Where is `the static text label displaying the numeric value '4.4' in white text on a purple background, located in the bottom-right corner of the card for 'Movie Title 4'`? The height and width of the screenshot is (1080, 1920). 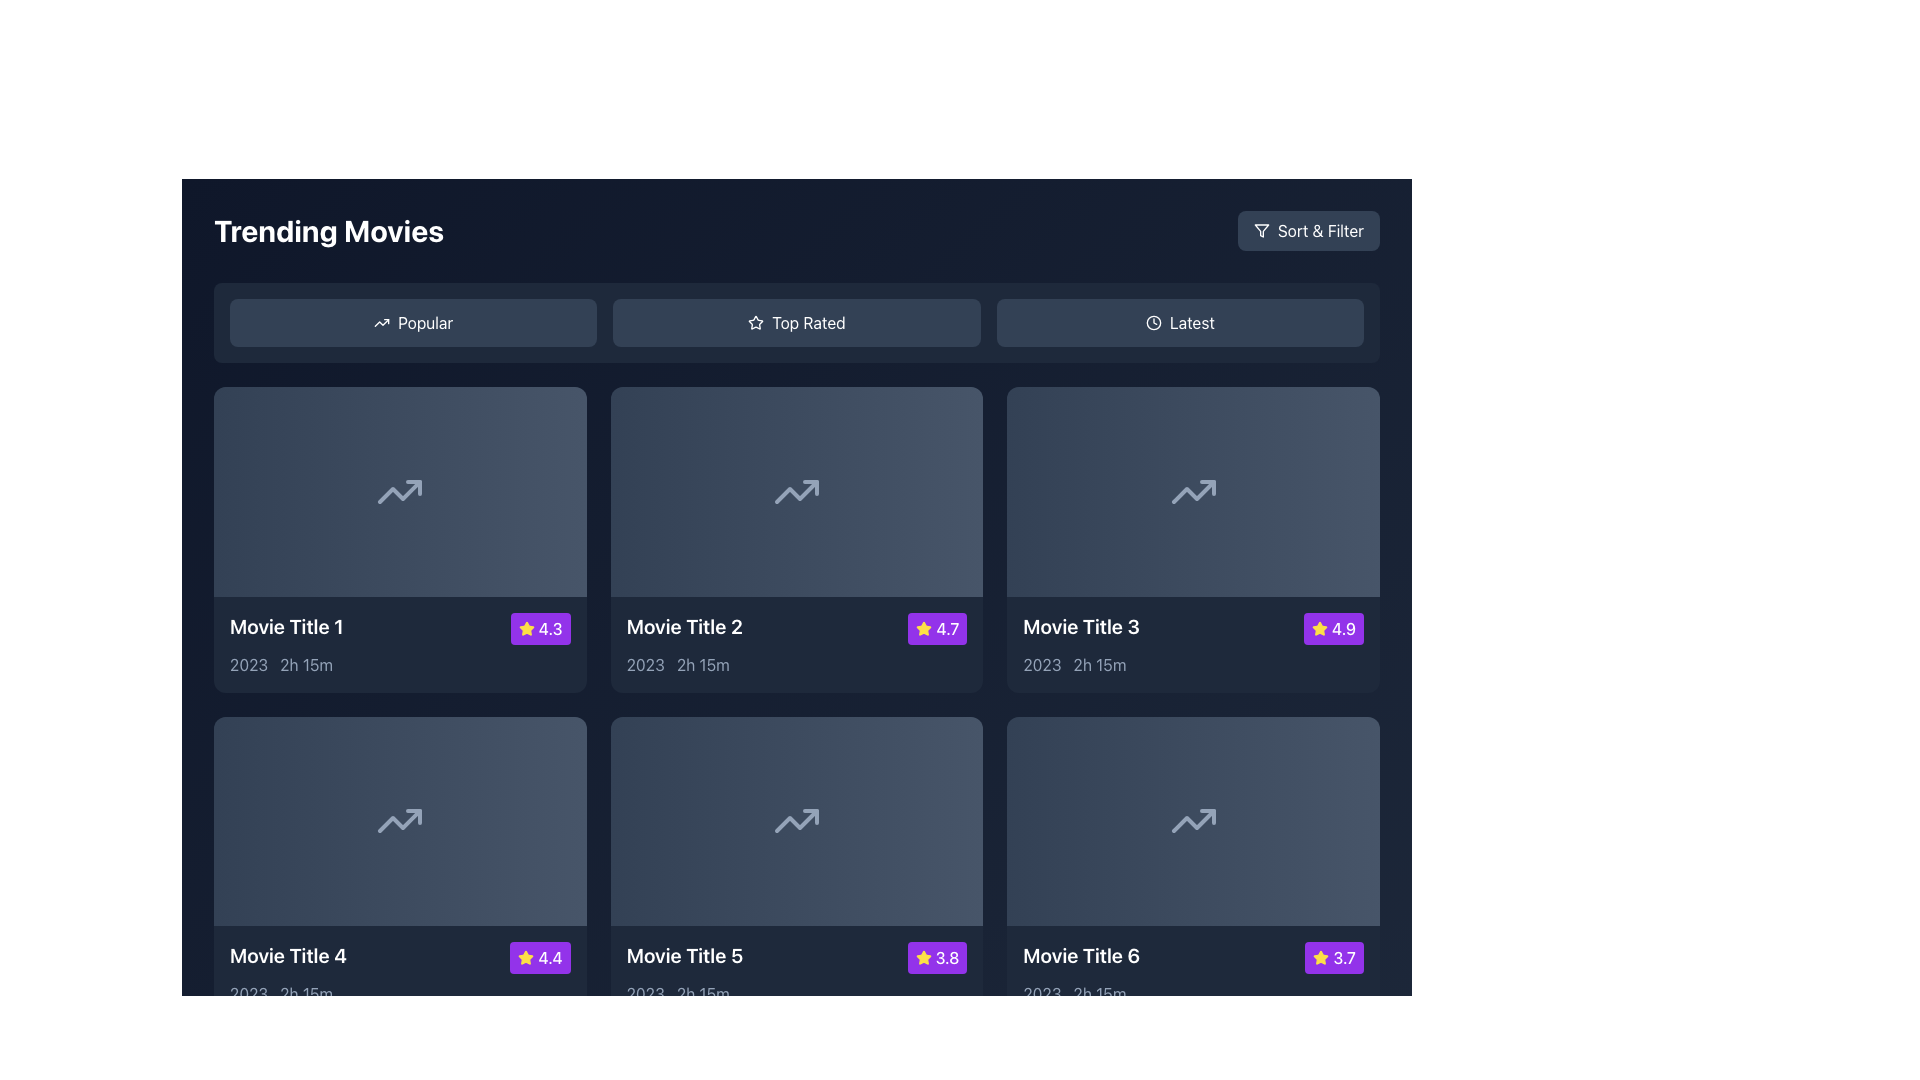
the static text label displaying the numeric value '4.4' in white text on a purple background, located in the bottom-right corner of the card for 'Movie Title 4' is located at coordinates (550, 957).